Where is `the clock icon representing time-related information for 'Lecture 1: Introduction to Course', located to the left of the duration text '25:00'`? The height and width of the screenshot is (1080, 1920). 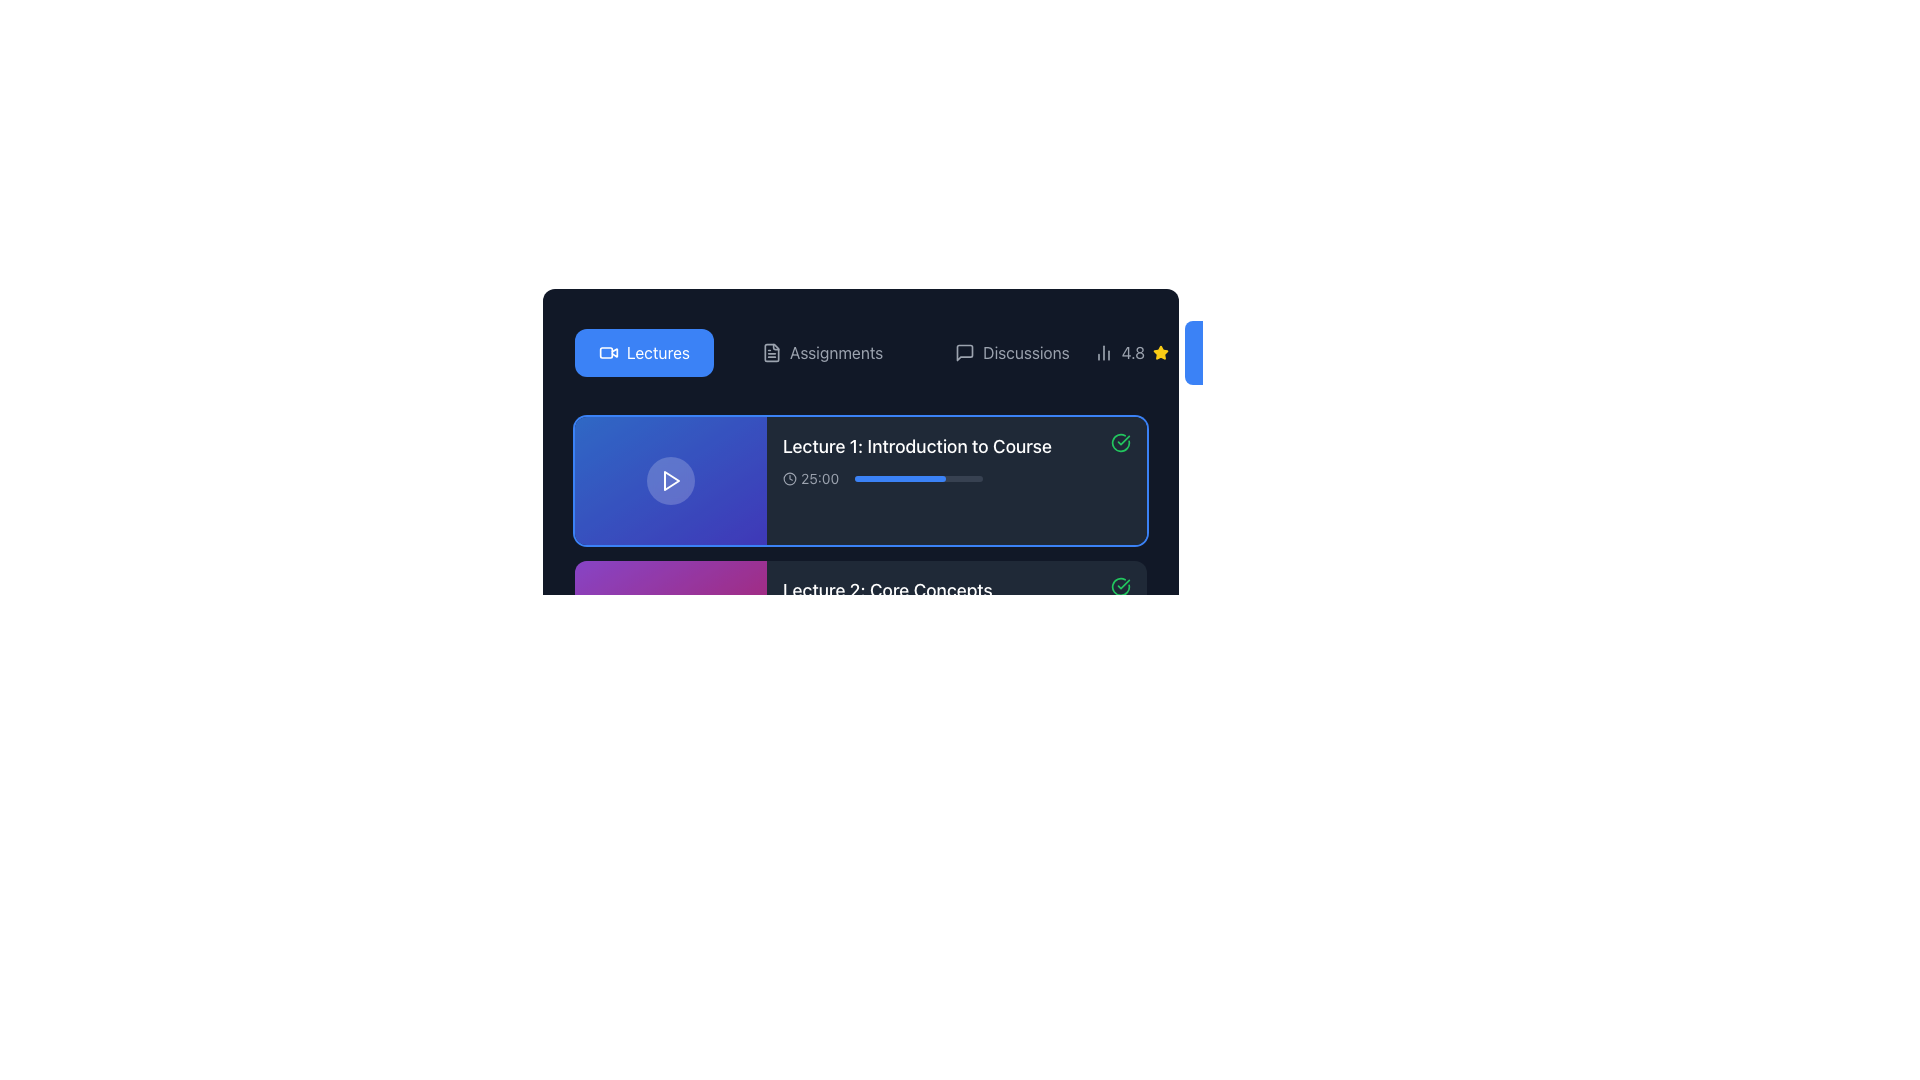 the clock icon representing time-related information for 'Lecture 1: Introduction to Course', located to the left of the duration text '25:00' is located at coordinates (789, 478).